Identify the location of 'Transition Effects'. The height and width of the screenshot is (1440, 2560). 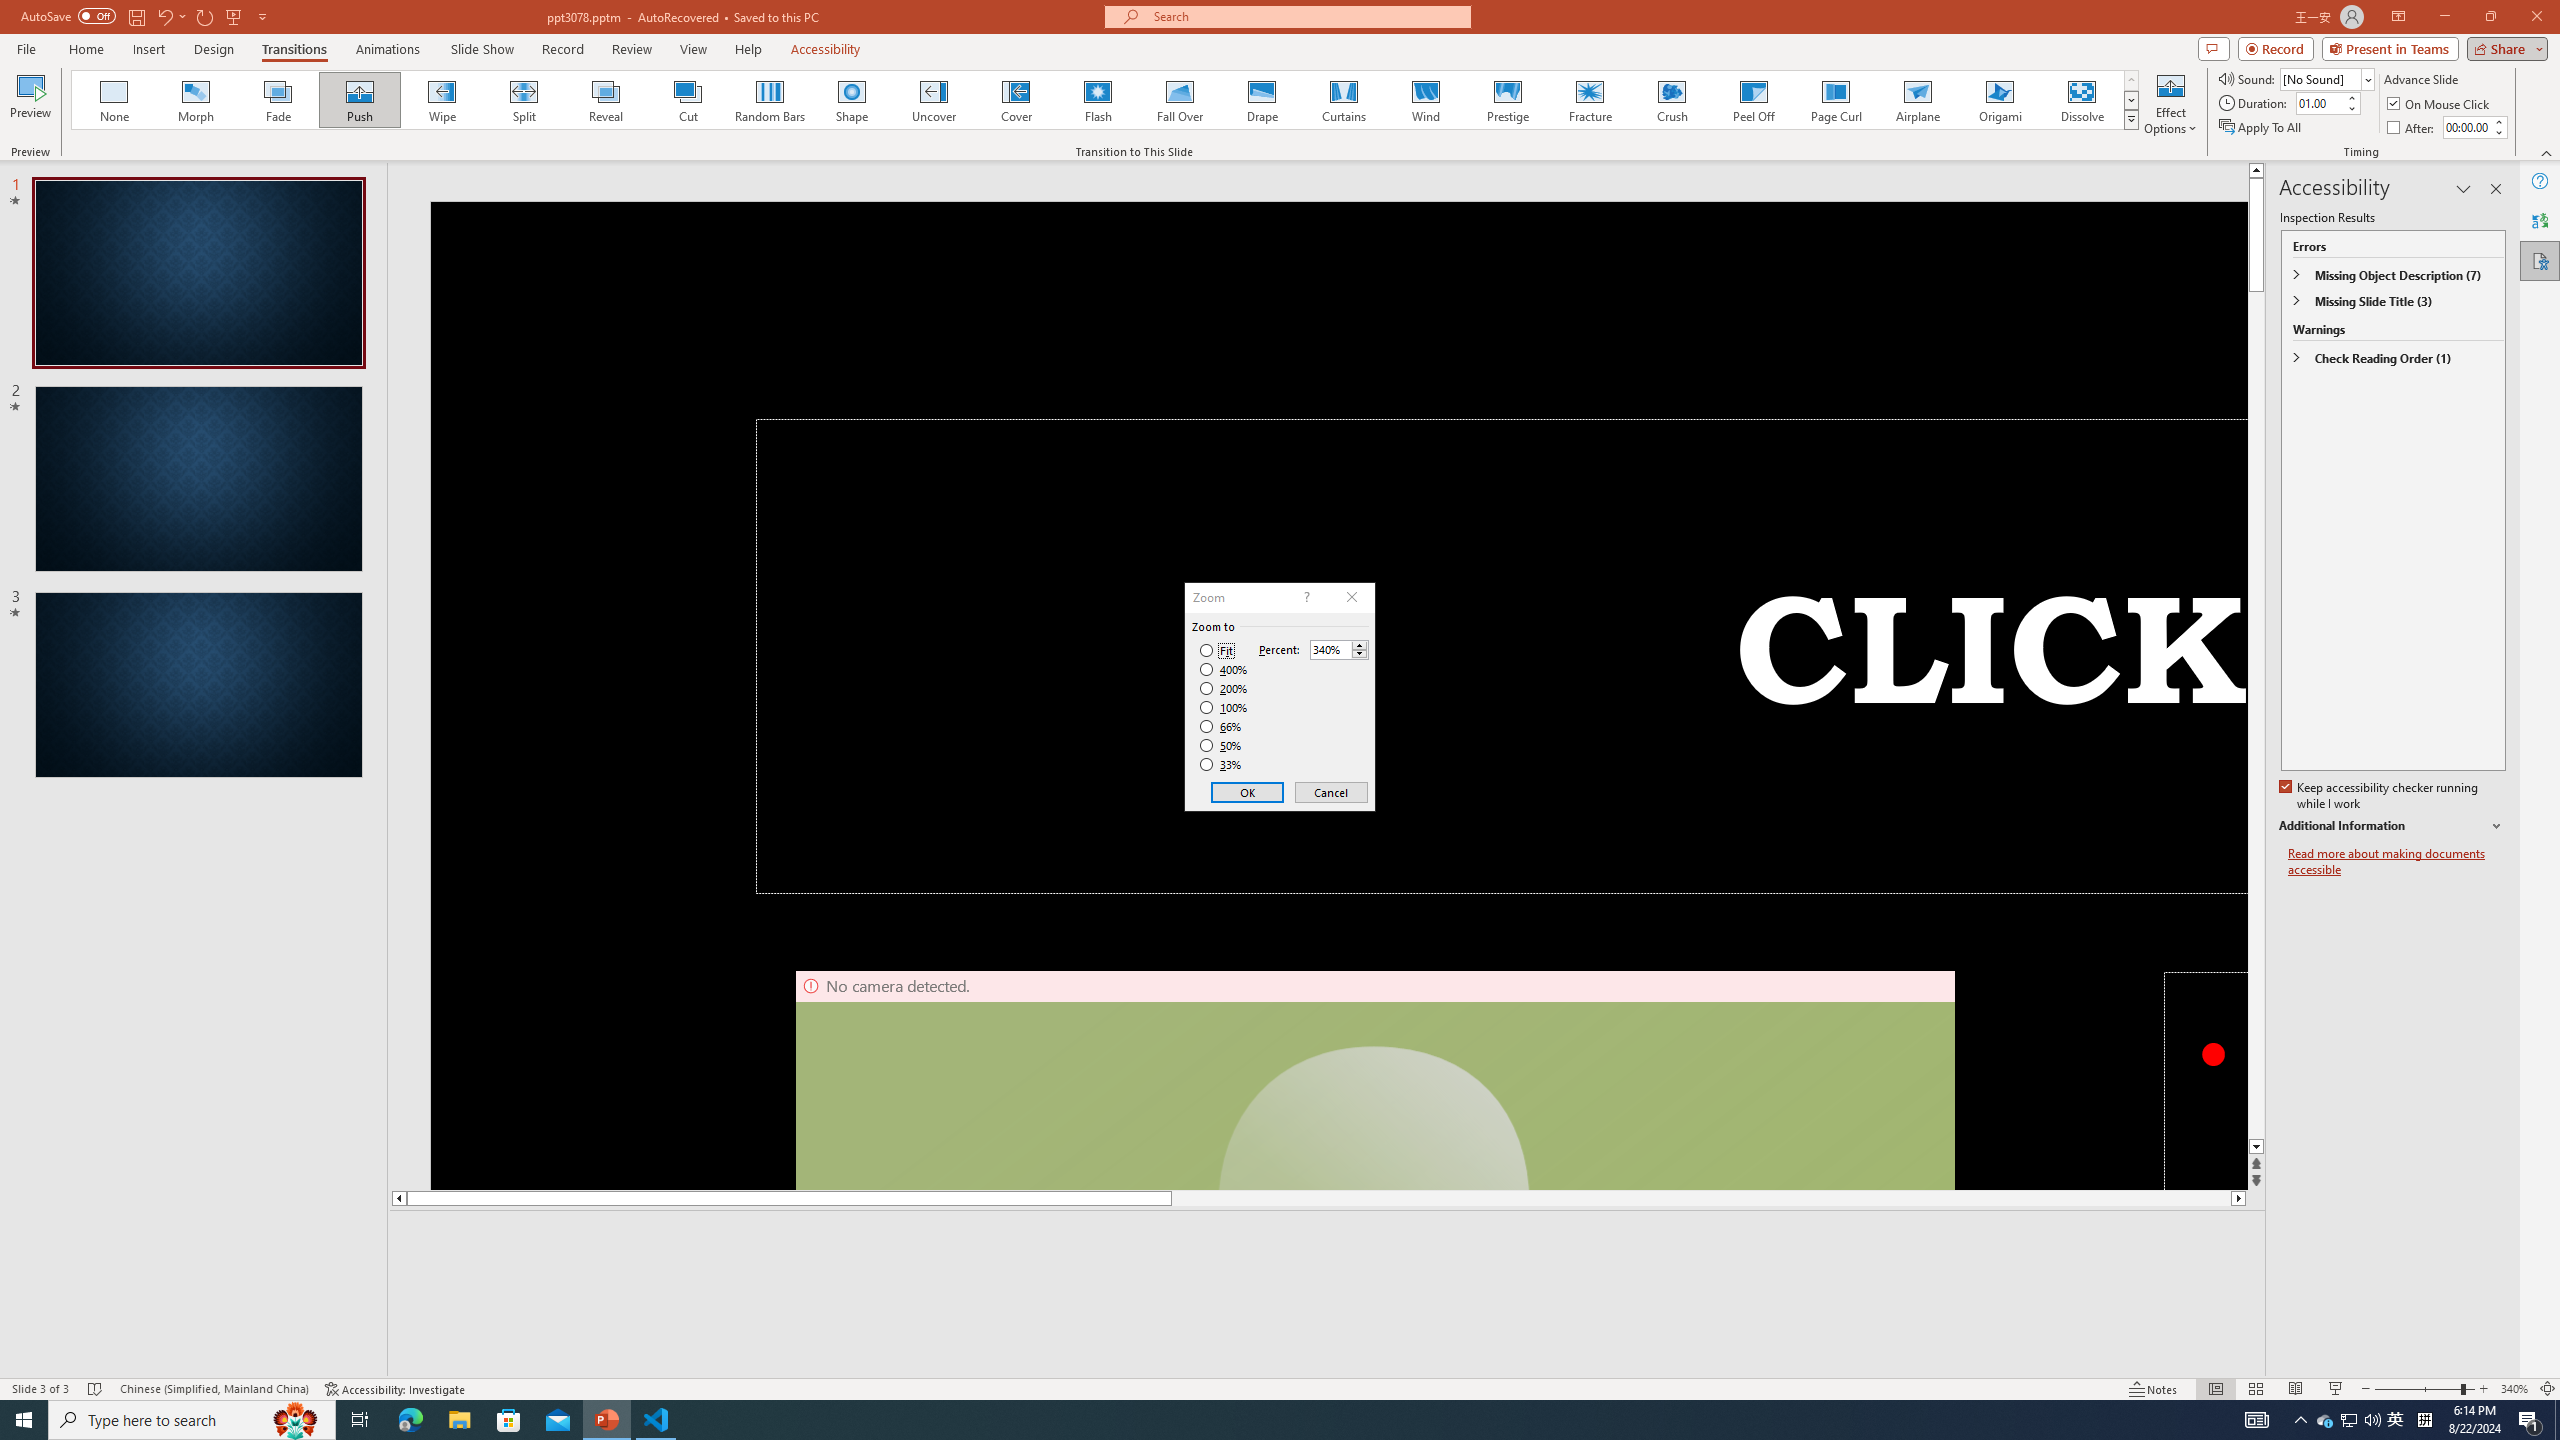
(2131, 118).